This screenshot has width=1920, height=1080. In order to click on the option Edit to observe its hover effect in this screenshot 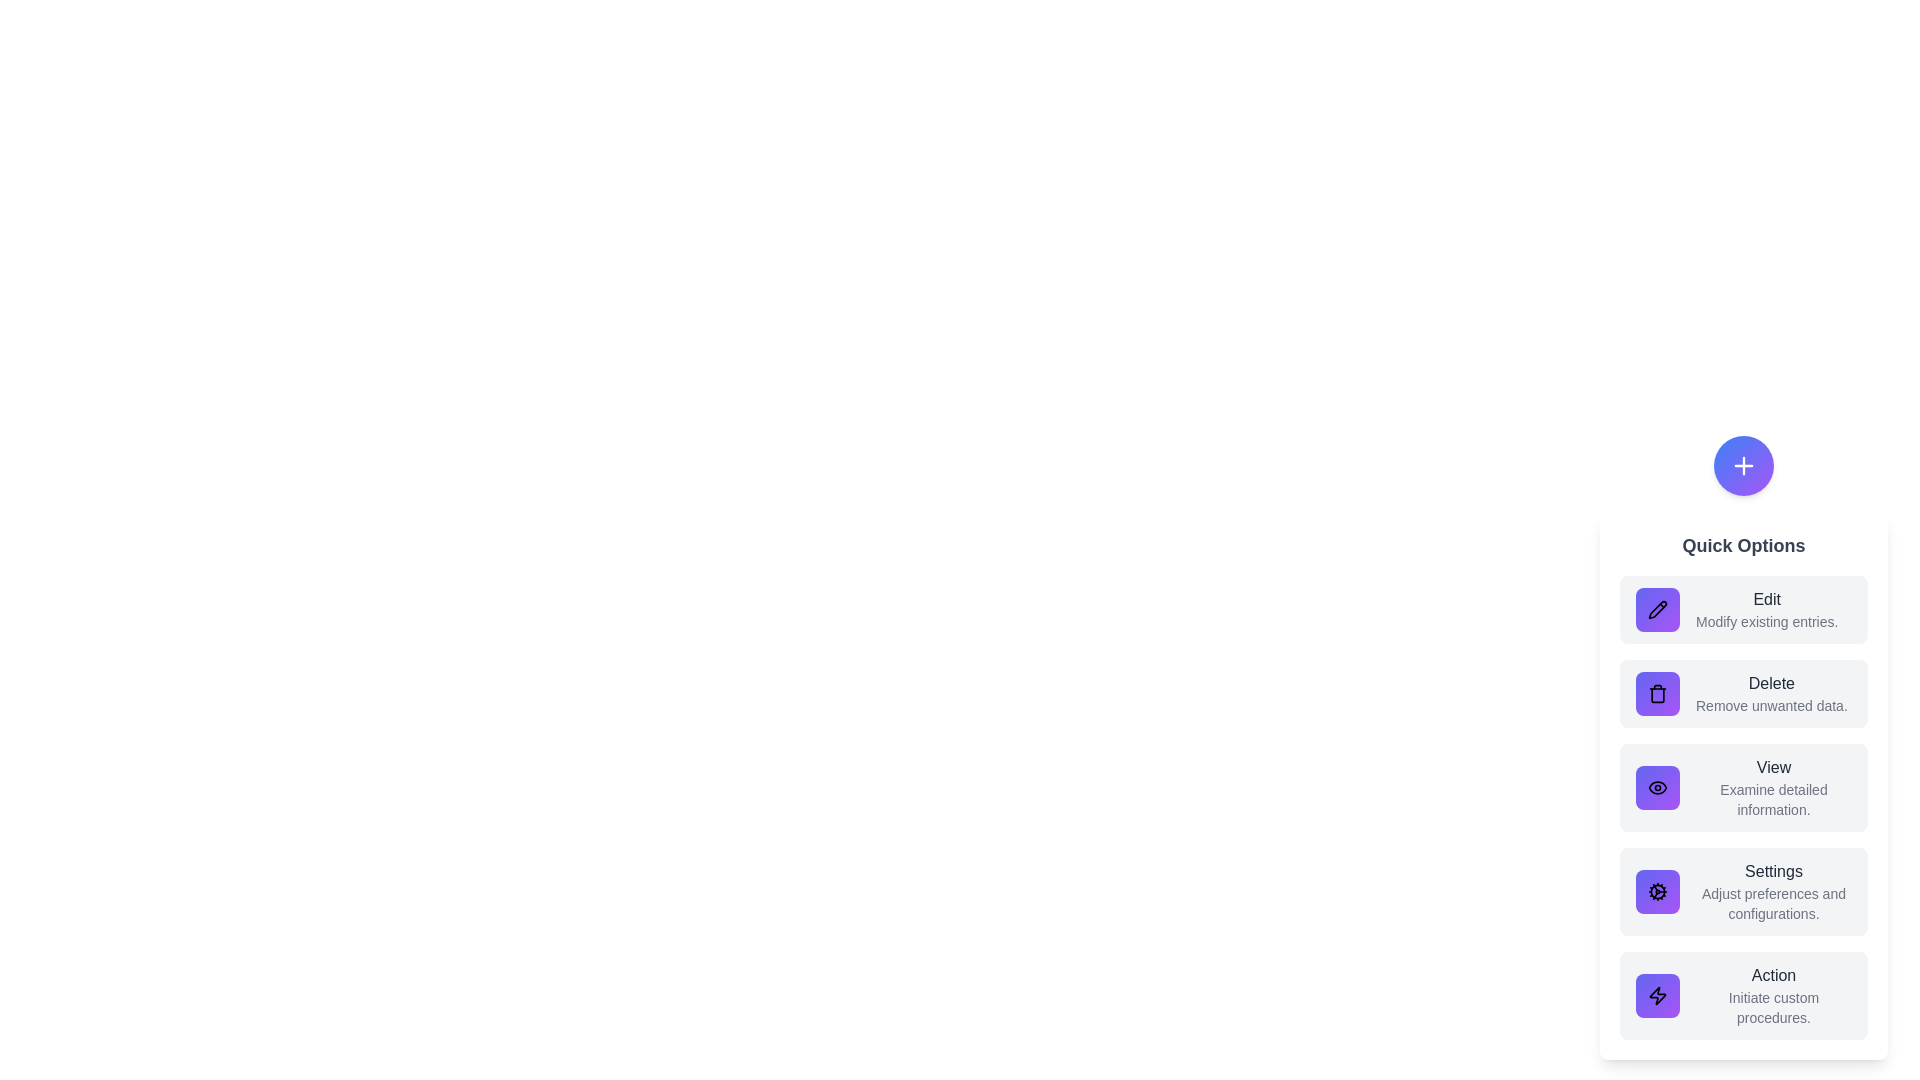, I will do `click(1742, 608)`.